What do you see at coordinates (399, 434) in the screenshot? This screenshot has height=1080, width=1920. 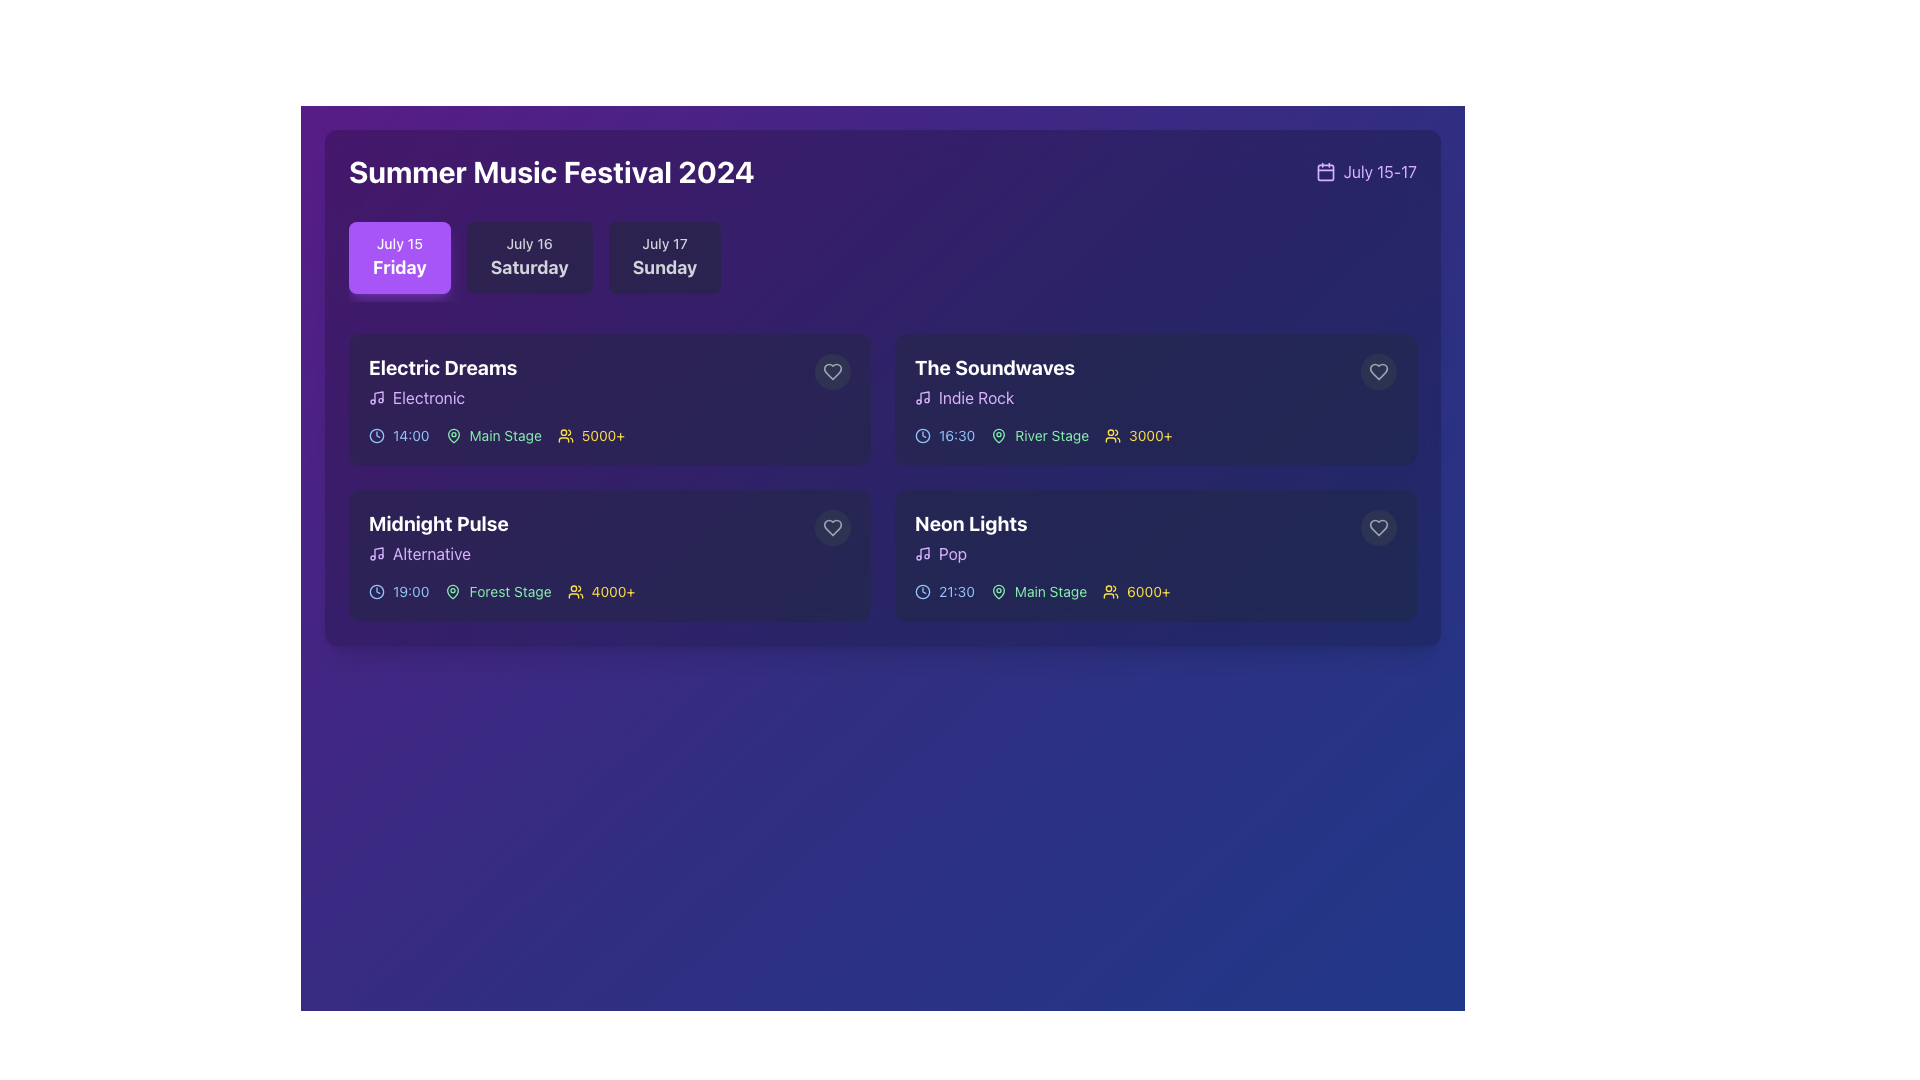 I see `static text indicating the starting time of the 'Electric Dreams' event, which is the first item in the group displaying event details` at bounding box center [399, 434].